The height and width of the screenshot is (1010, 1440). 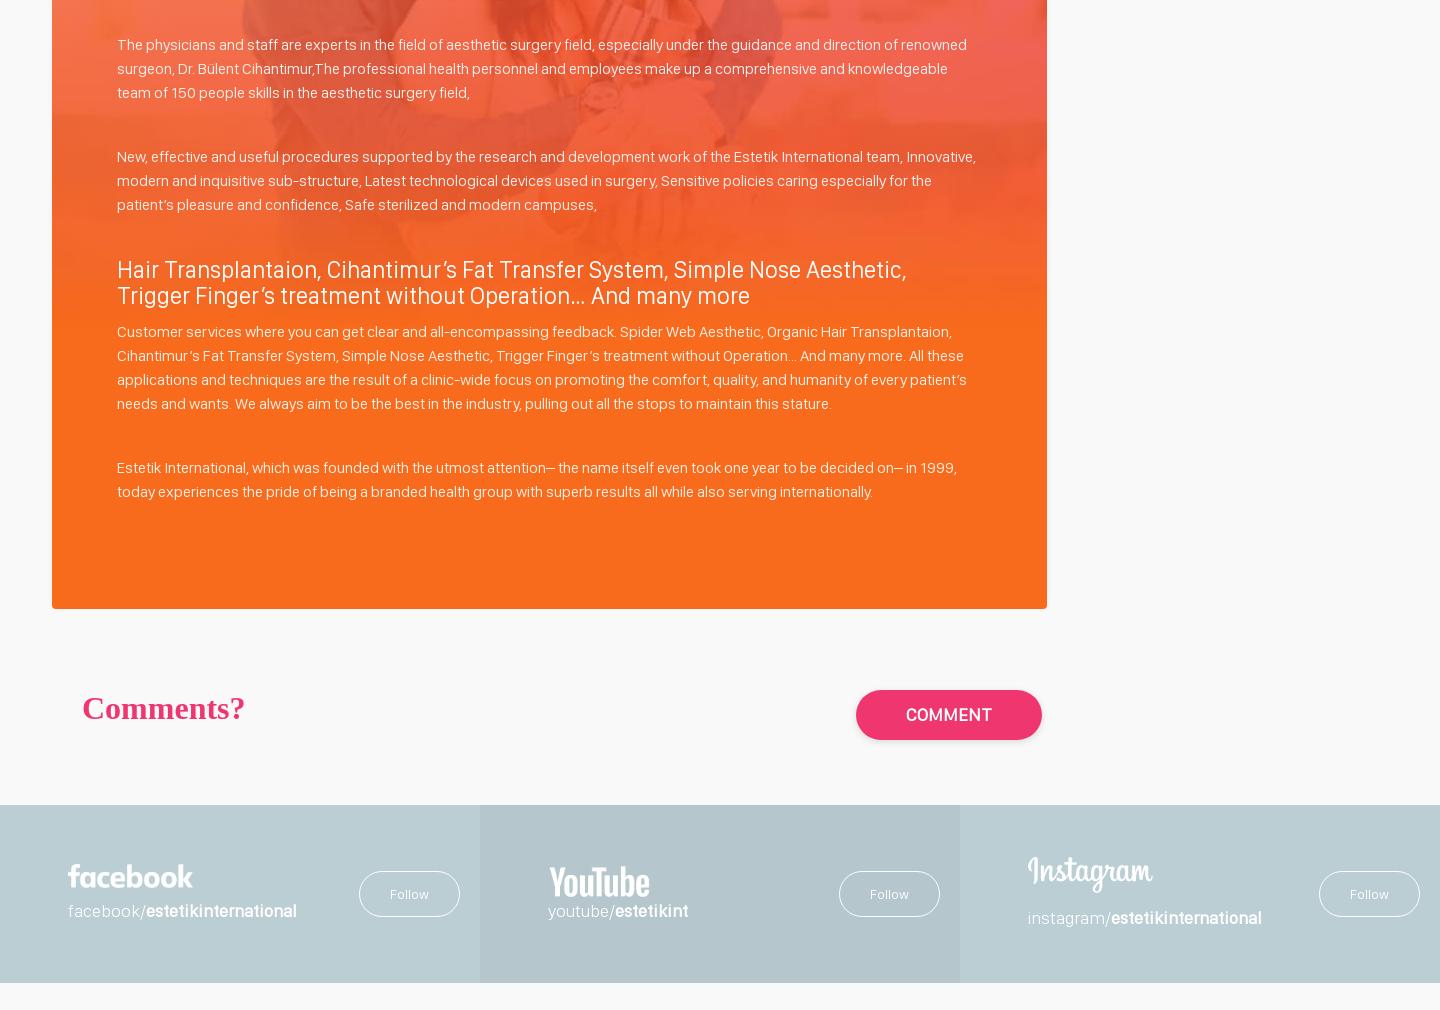 What do you see at coordinates (535, 478) in the screenshot?
I see `'Estetik International, which was founded with the utmost attention– the name itself even took one year to be decided on– in 1999, today experiences the pride of being a branded health group with superb results all while also serving internationally.'` at bounding box center [535, 478].